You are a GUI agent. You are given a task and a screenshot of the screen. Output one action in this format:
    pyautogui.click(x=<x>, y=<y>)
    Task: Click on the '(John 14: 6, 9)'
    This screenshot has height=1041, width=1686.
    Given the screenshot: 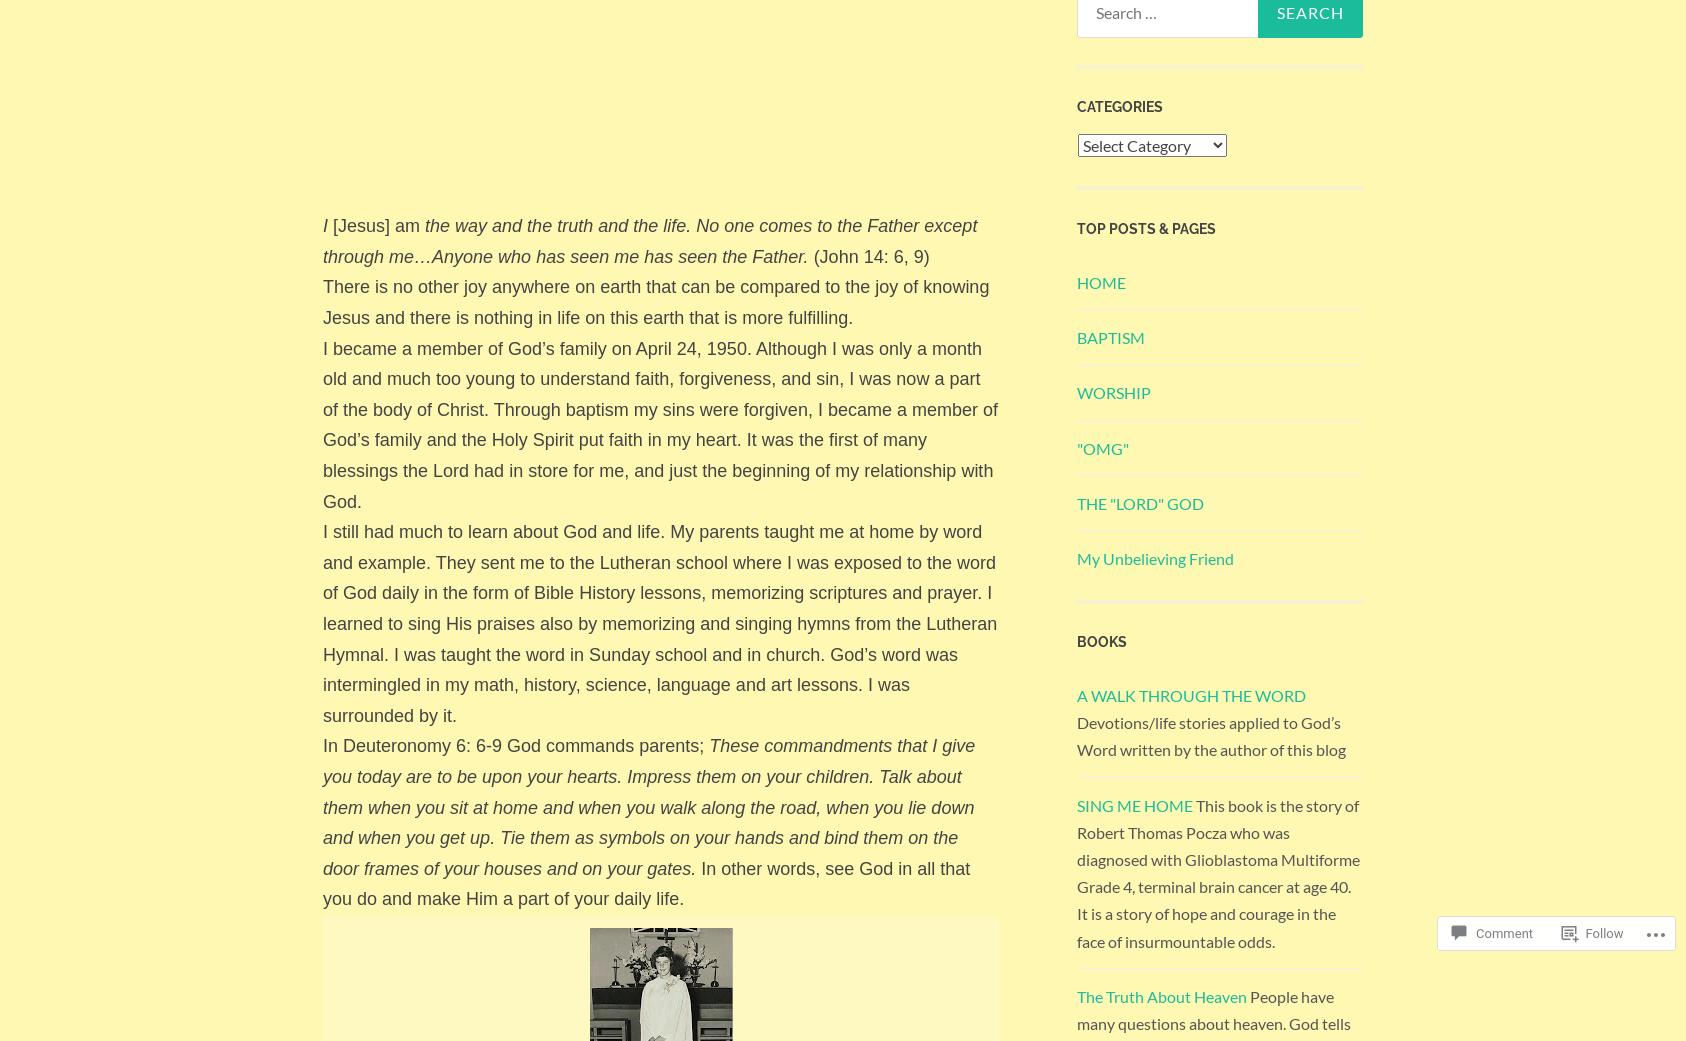 What is the action you would take?
    pyautogui.click(x=812, y=254)
    